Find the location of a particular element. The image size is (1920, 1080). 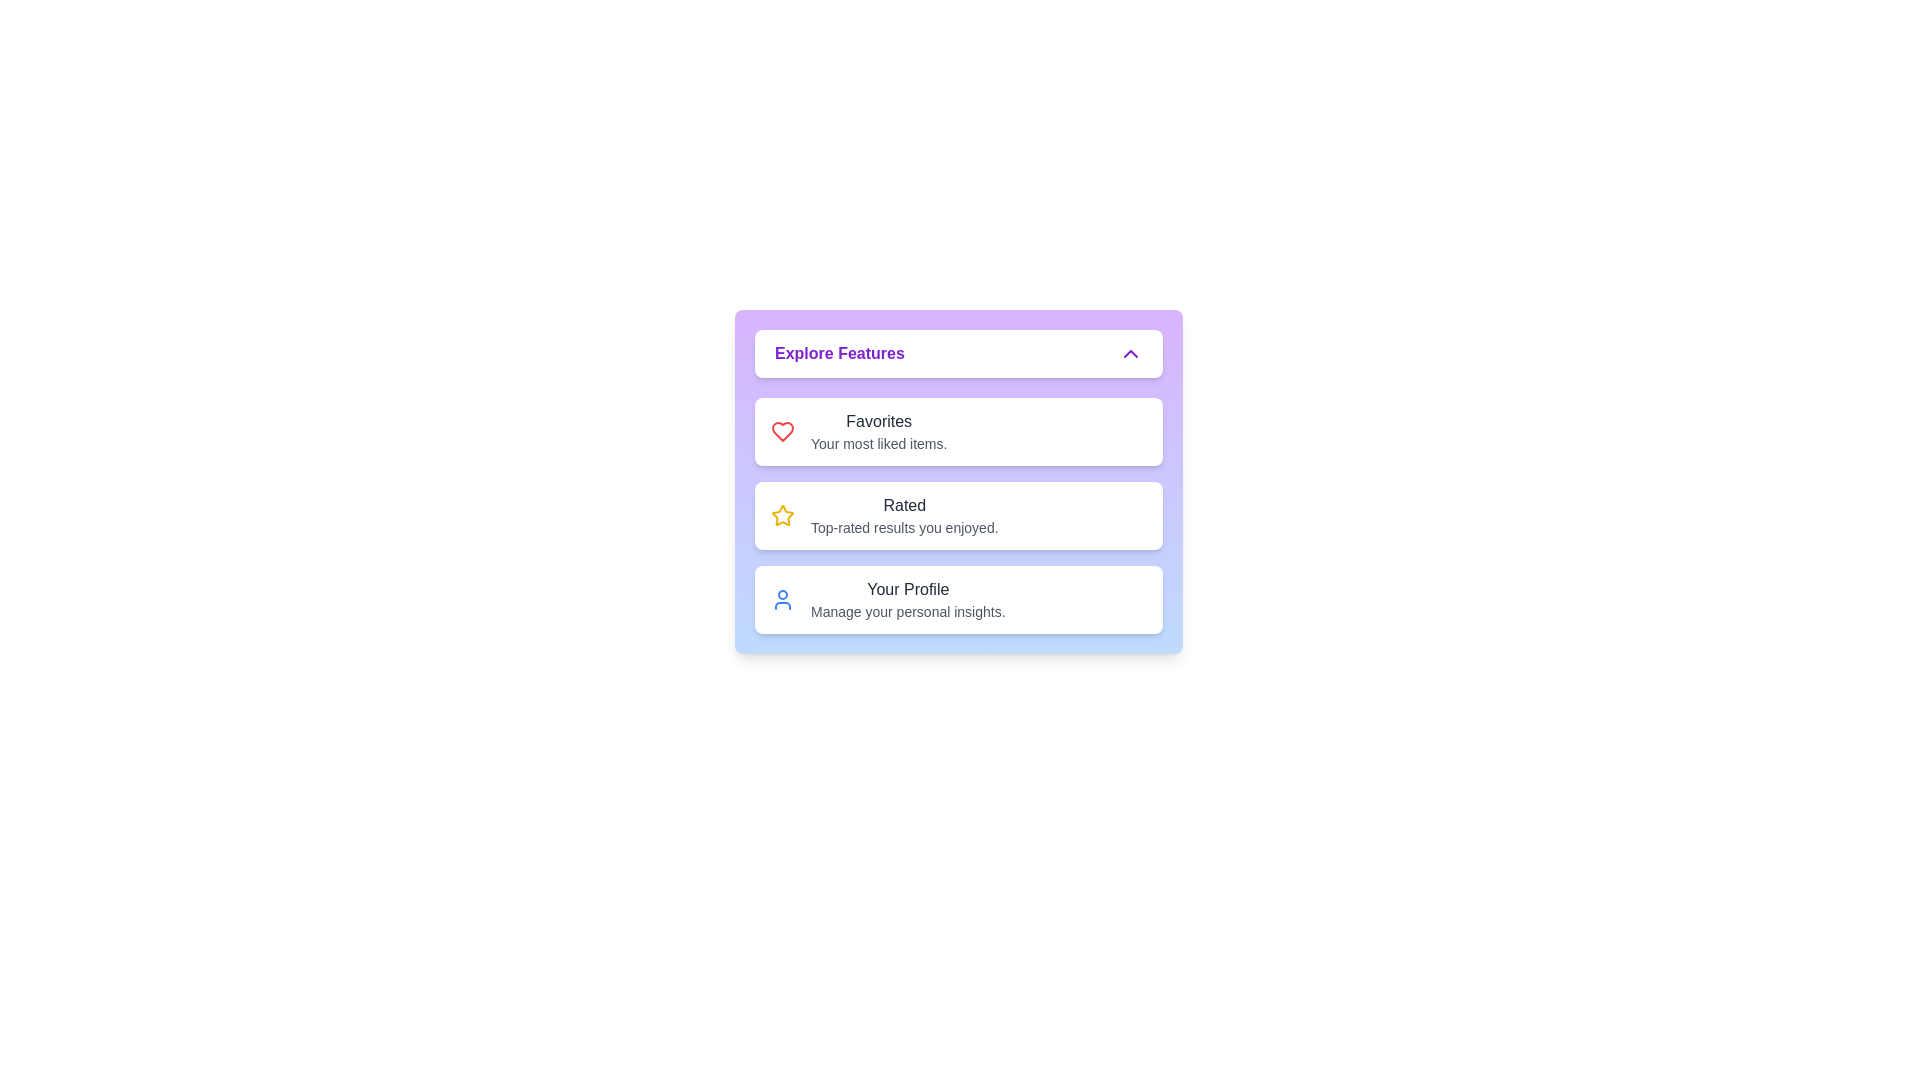

the text label displaying 'Your most liked items.' which is positioned directly below the 'Favorites' label in the top card of the feature menu list is located at coordinates (879, 442).